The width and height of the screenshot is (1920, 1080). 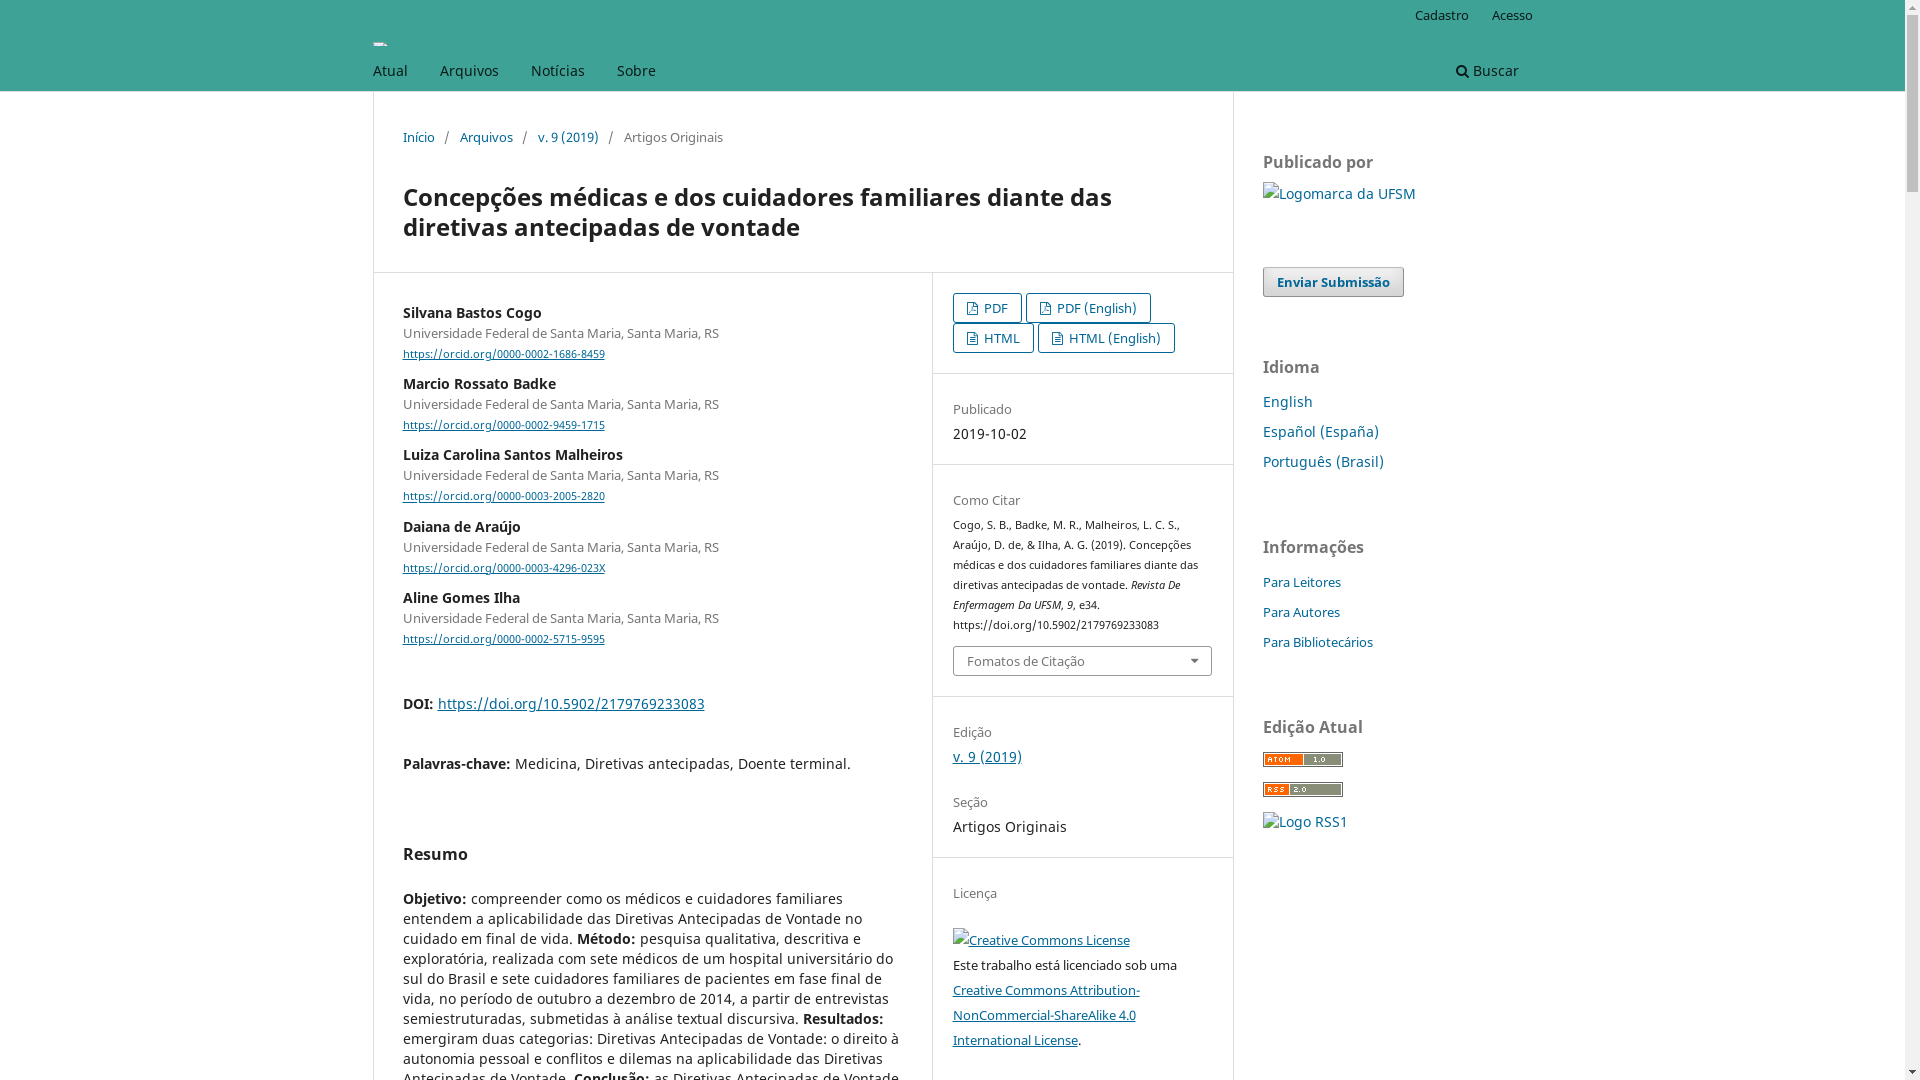 I want to click on 'Arquivos', so click(x=486, y=136).